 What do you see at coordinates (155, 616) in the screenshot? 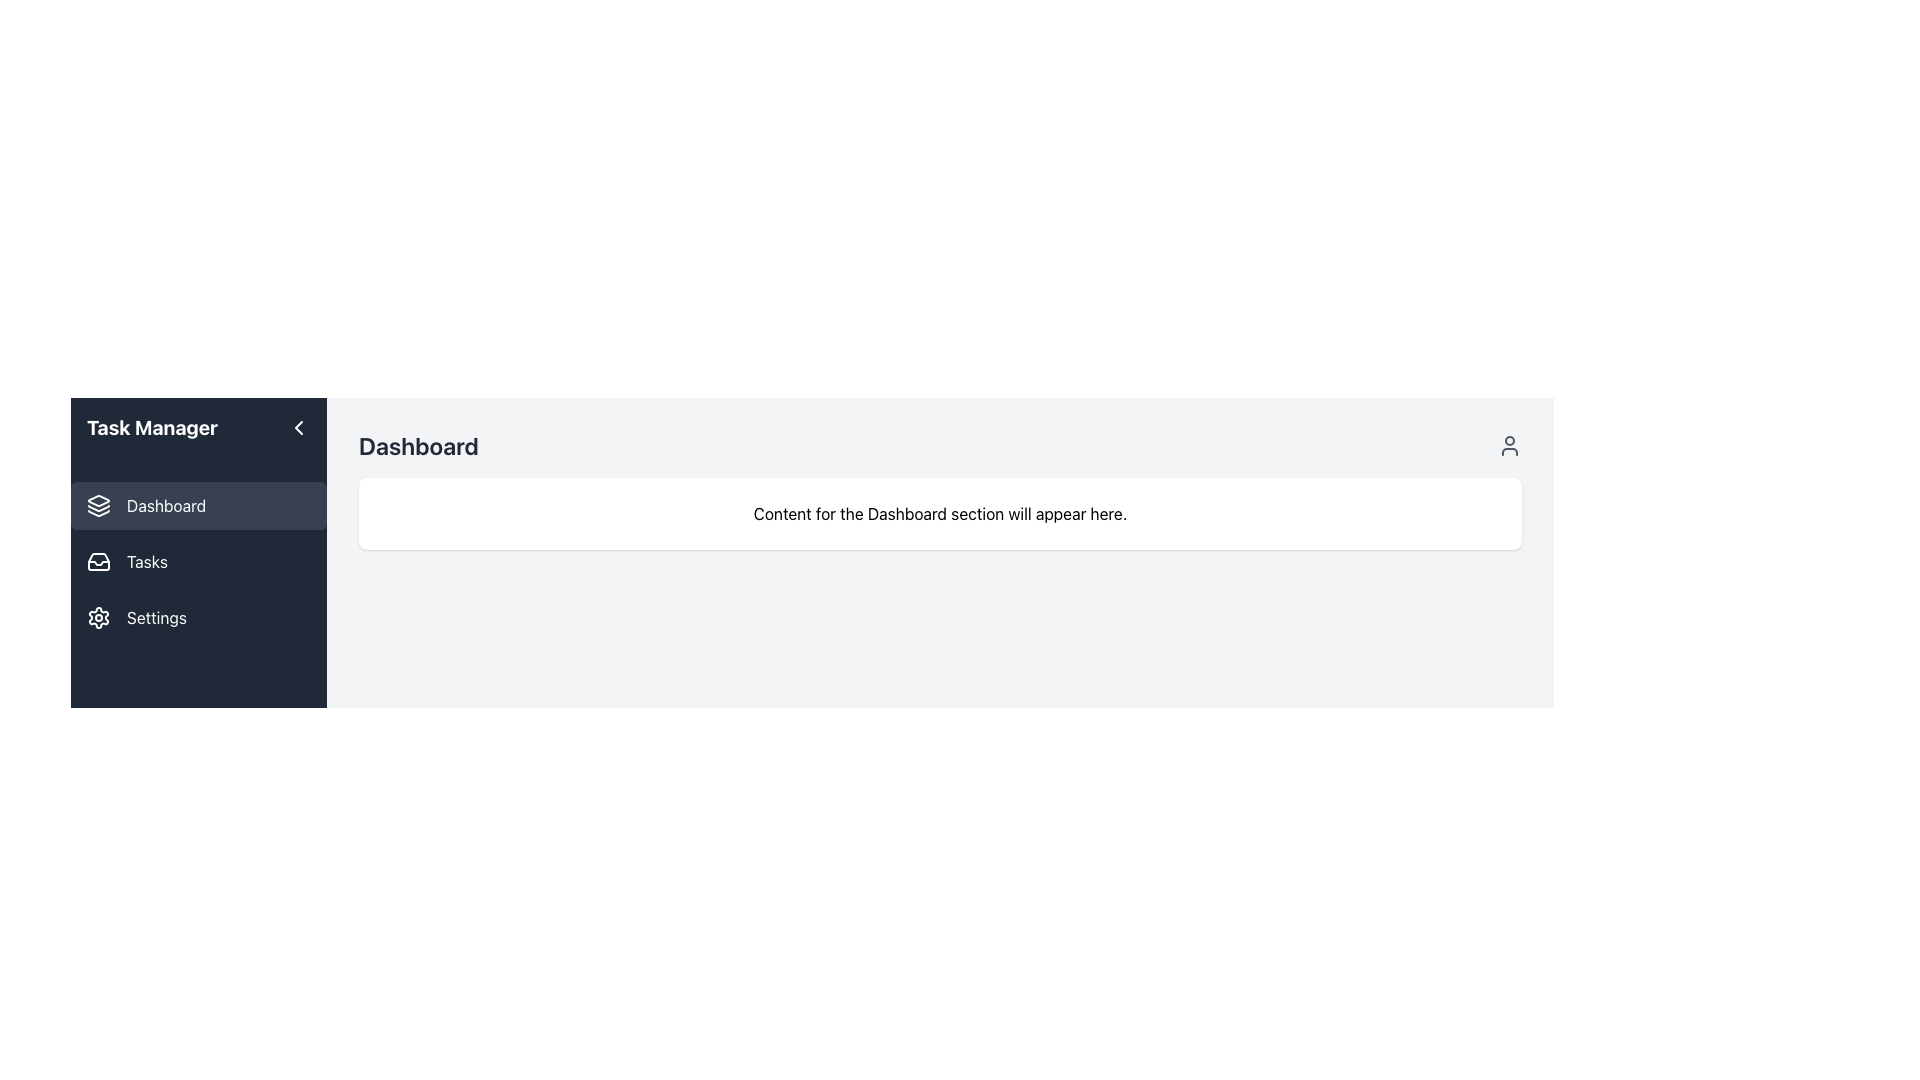
I see `the text label in the sidebar that serves as a navigation indicator for the settings page, located directly below the 'Tasks' label` at bounding box center [155, 616].